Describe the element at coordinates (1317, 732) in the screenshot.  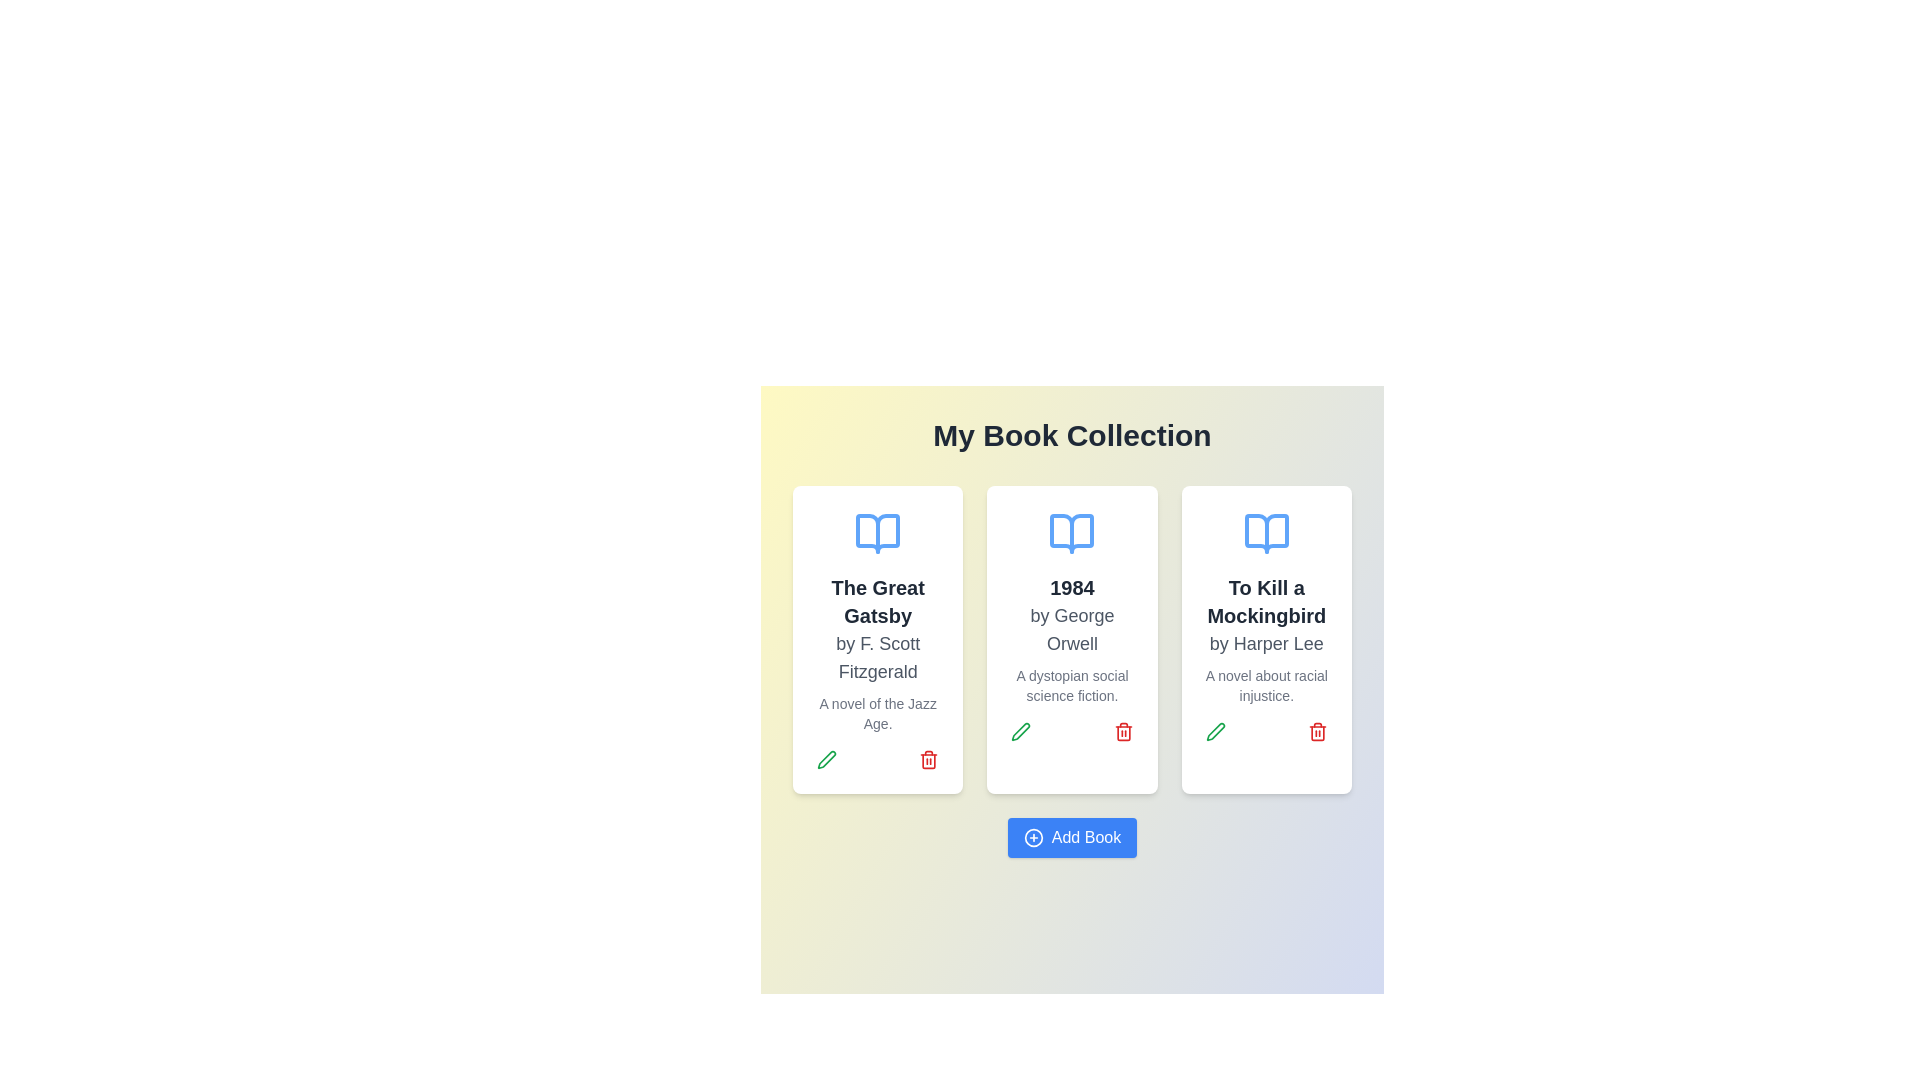
I see `the red trash bin icon button located on the far right of the action button row under the 'To Kill a Mockingbird' card, which is the second button in the row, indicating a delete action` at that location.